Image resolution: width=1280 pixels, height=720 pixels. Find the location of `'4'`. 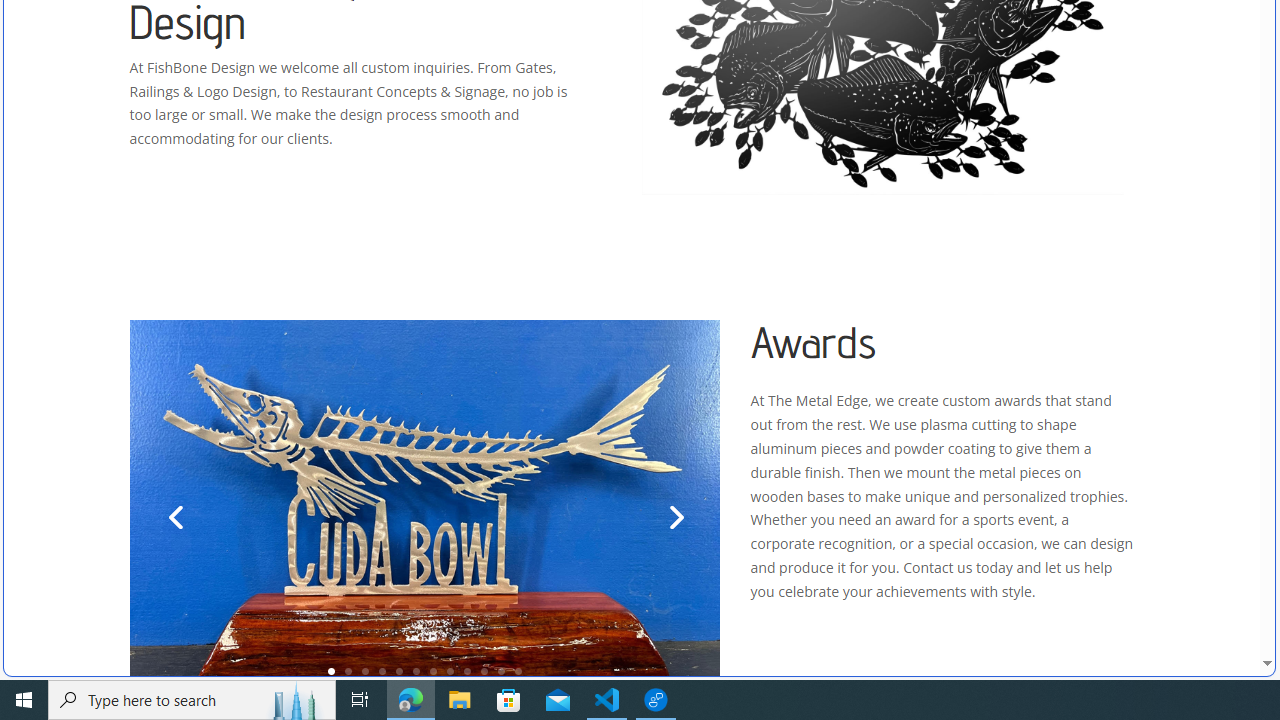

'4' is located at coordinates (382, 671).